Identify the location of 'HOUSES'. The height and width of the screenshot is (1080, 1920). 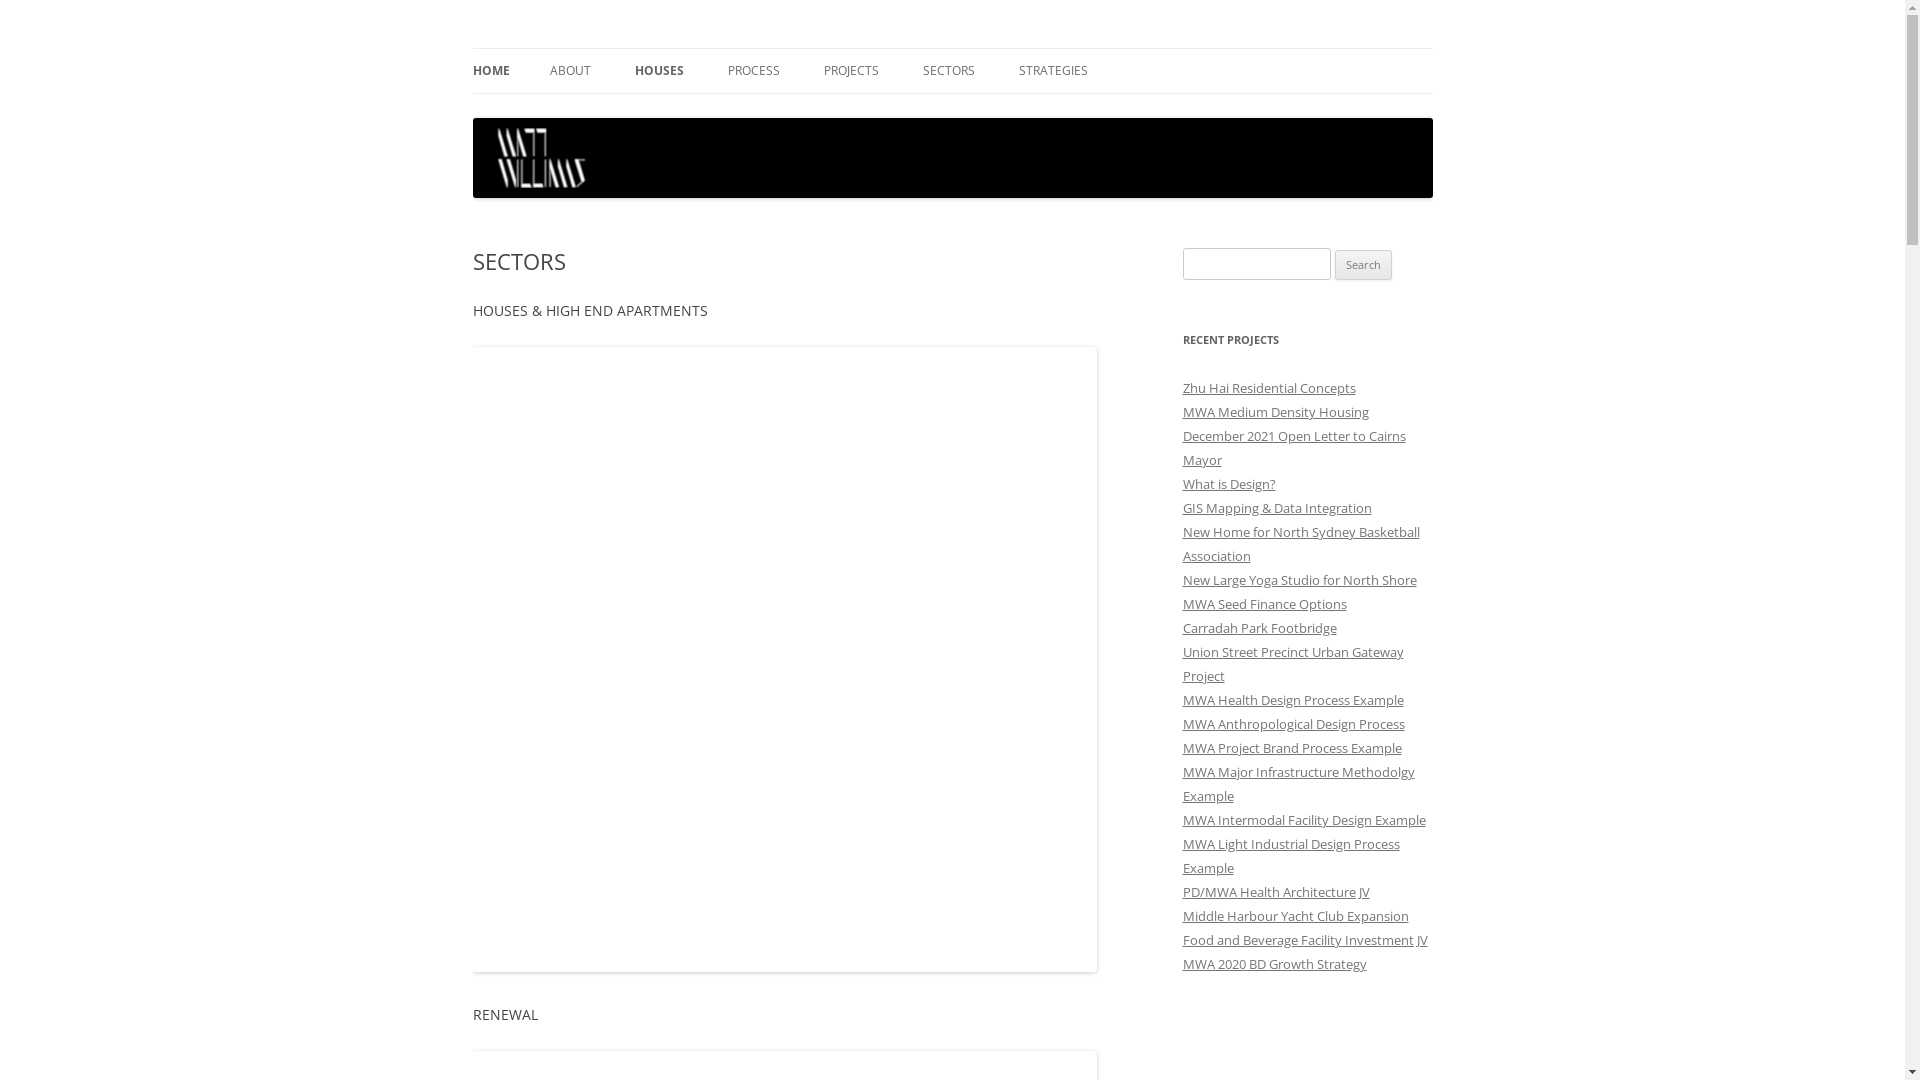
(658, 69).